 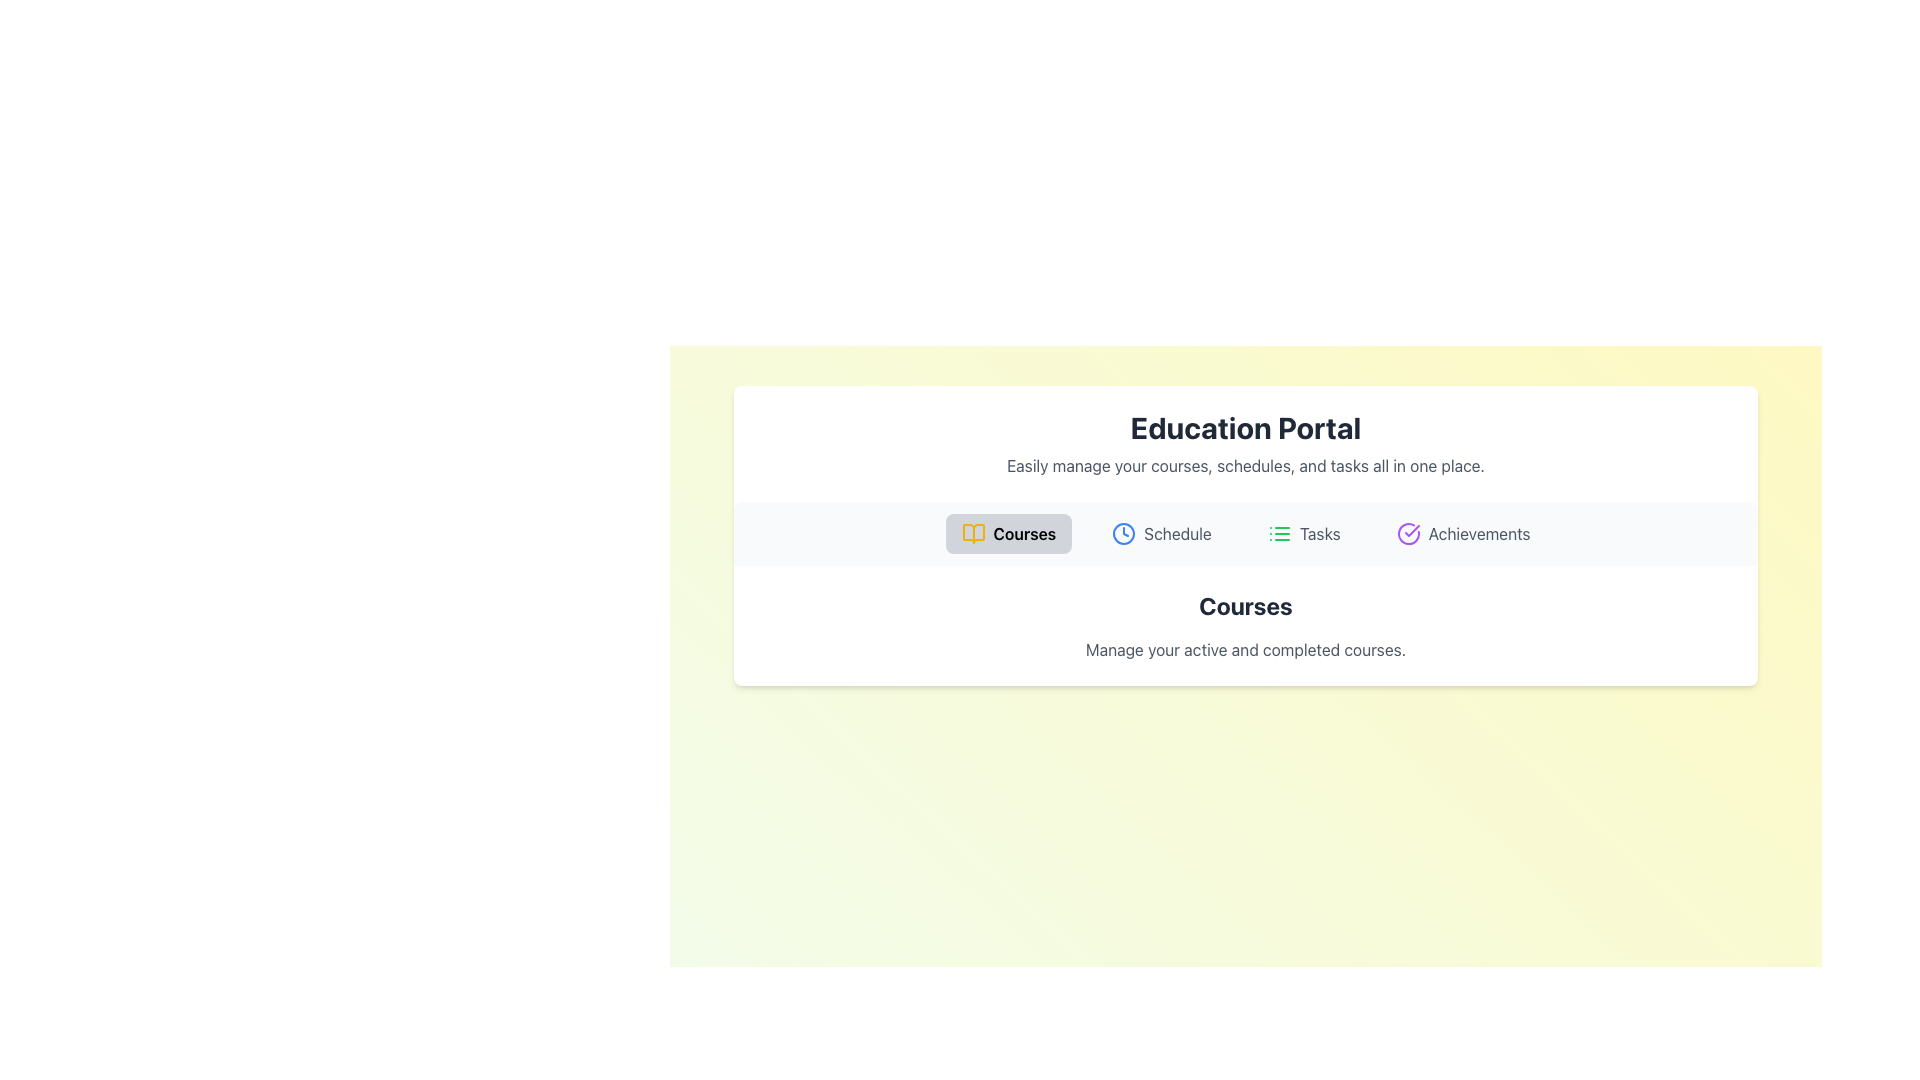 What do you see at coordinates (1124, 532) in the screenshot?
I see `the clock icon located in the 'Schedule' section, positioned between the 'Courses' and 'Tasks' sections` at bounding box center [1124, 532].